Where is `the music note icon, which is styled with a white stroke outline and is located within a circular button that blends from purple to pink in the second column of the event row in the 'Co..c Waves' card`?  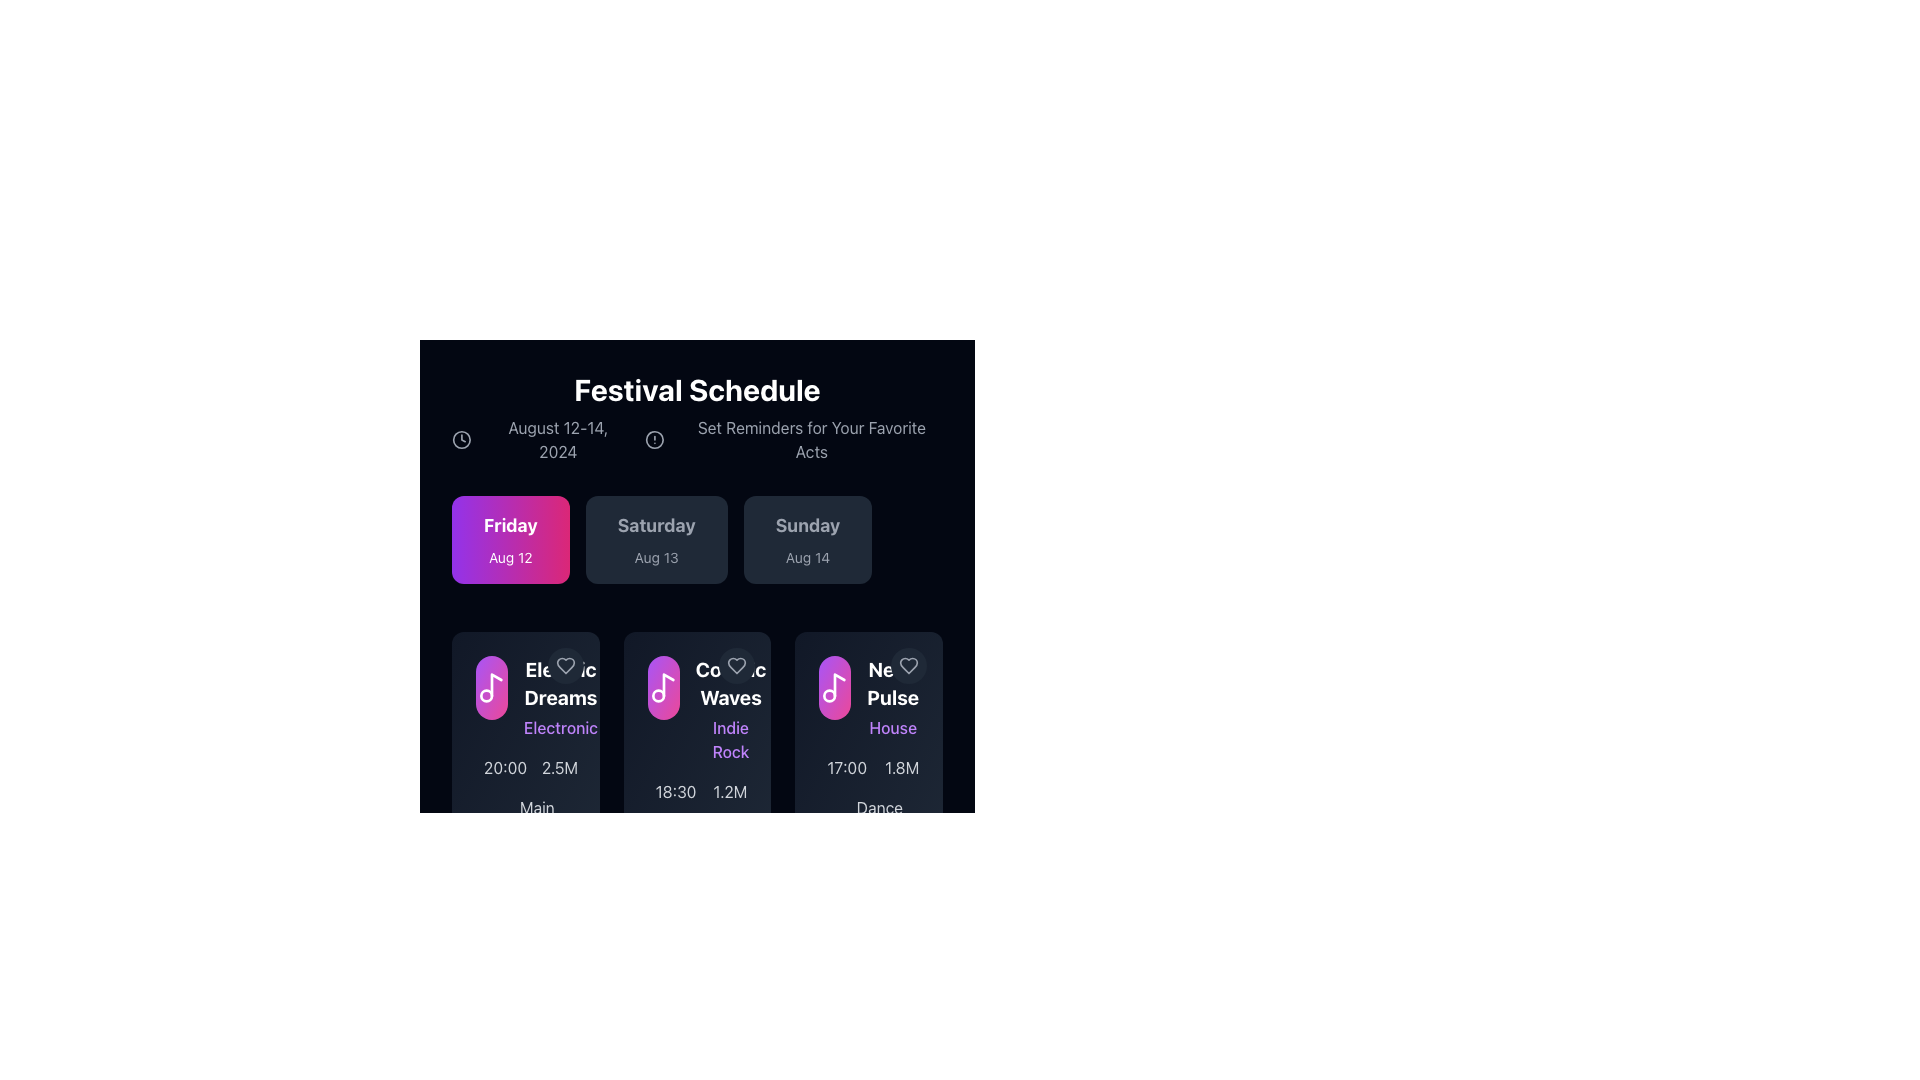 the music note icon, which is styled with a white stroke outline and is located within a circular button that blends from purple to pink in the second column of the event row in the 'Co..c Waves' card is located at coordinates (663, 686).